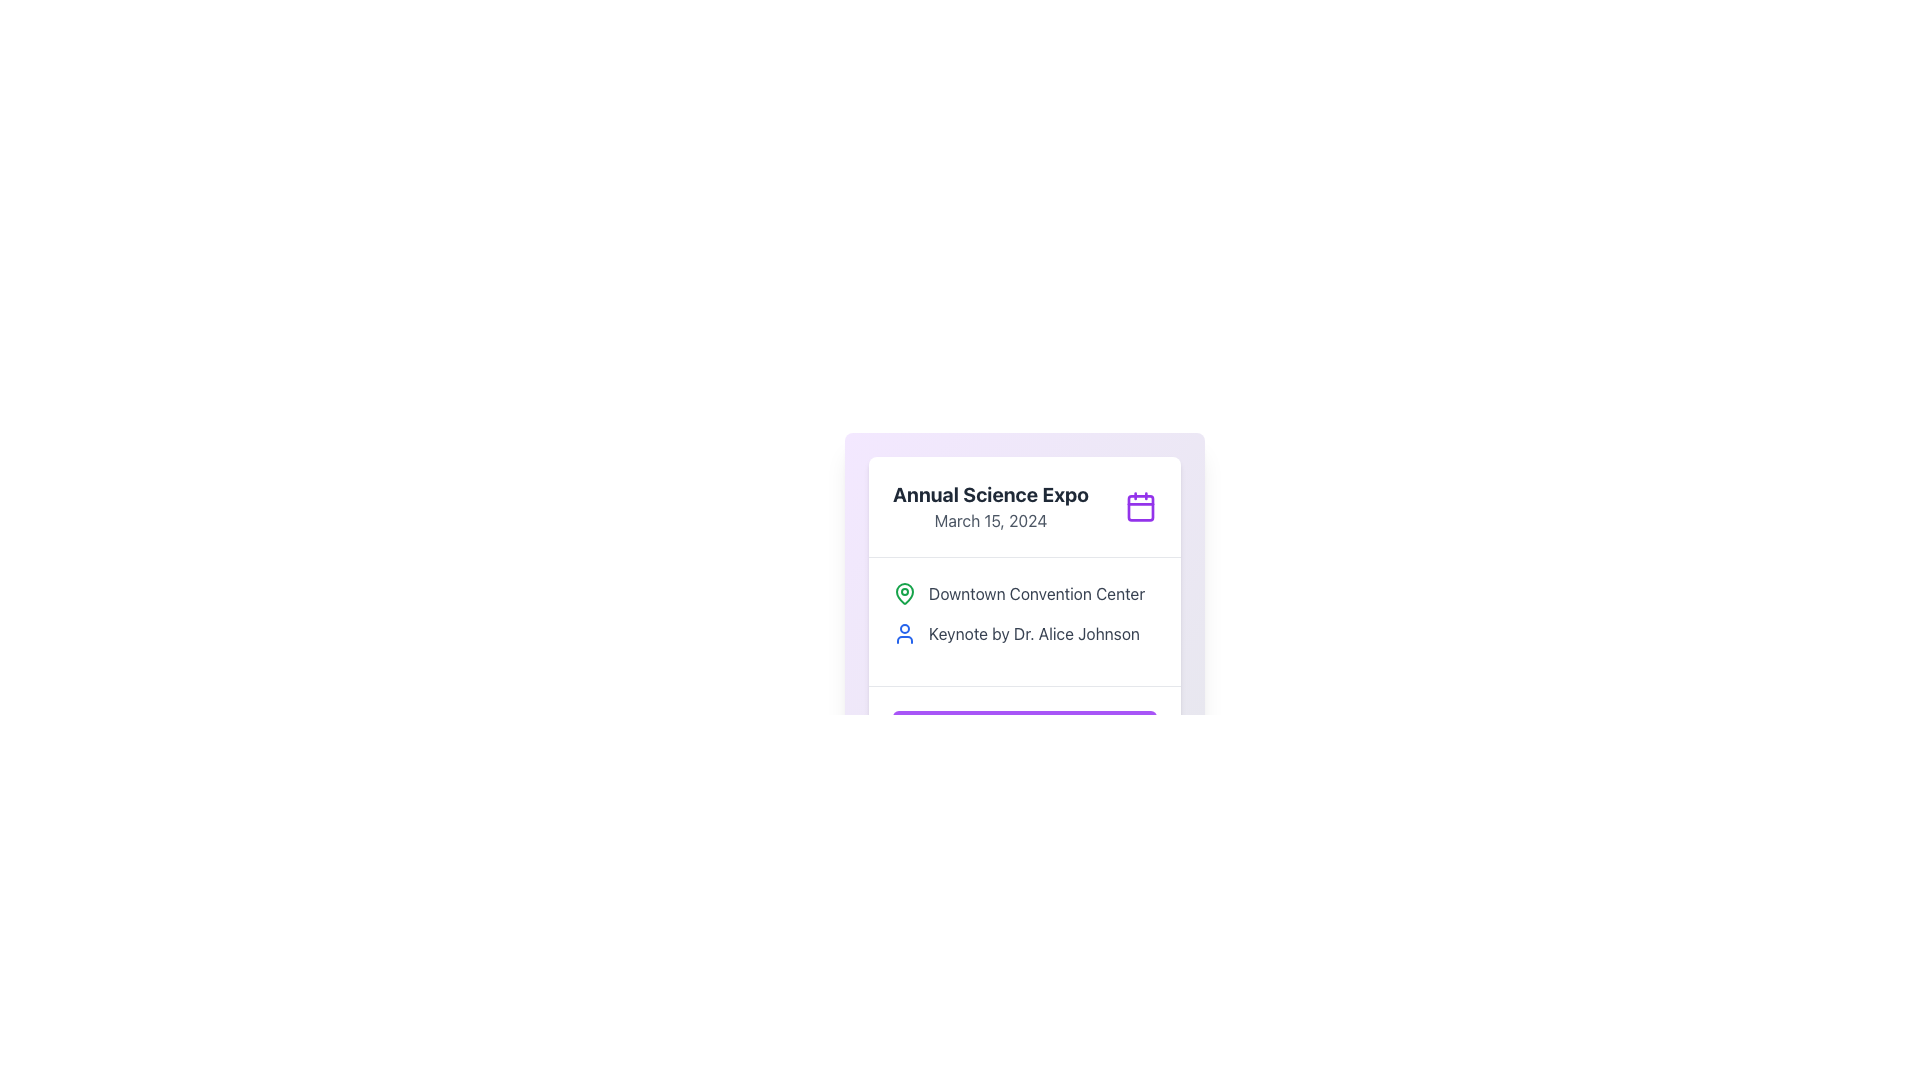 Image resolution: width=1920 pixels, height=1080 pixels. Describe the element at coordinates (1141, 507) in the screenshot. I see `the decorative graphical element located at the bottom right of the calendar icon, which represents a specific date within the calendar` at that location.